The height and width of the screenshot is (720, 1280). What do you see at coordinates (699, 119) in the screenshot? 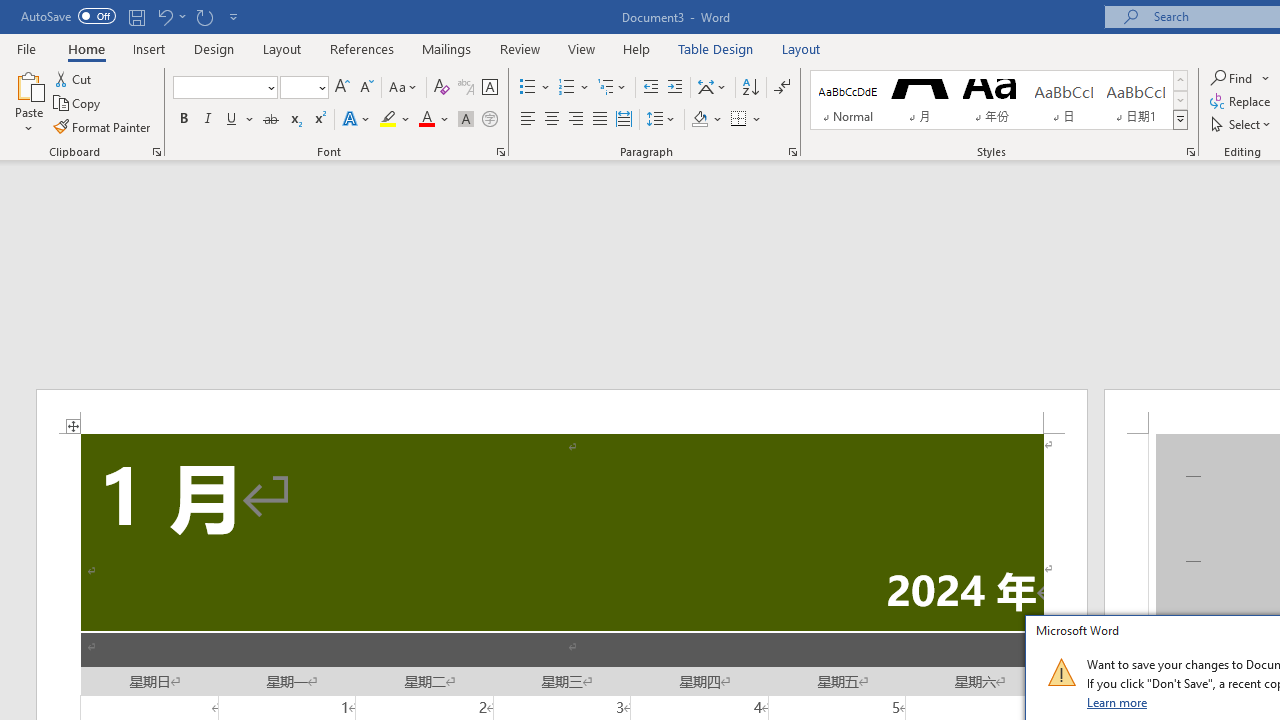
I see `'Shading RGB(0, 0, 0)'` at bounding box center [699, 119].